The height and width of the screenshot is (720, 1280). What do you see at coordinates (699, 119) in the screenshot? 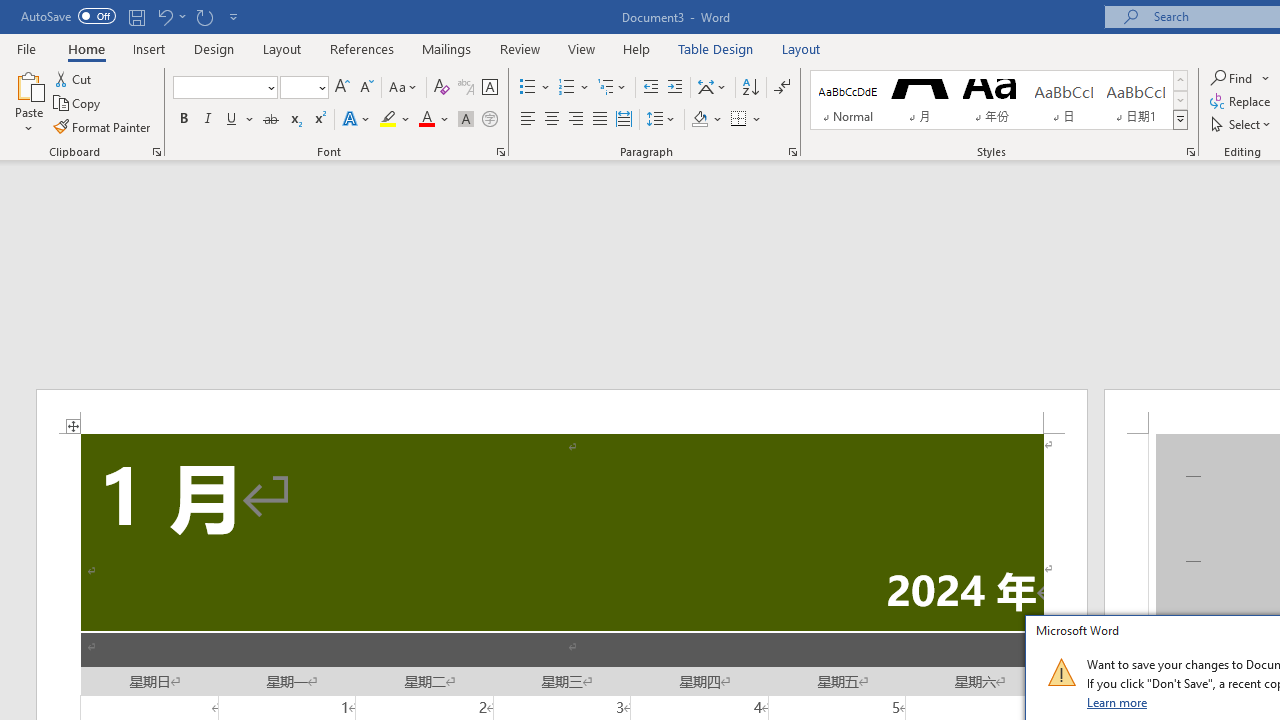
I see `'Shading RGB(0, 0, 0)'` at bounding box center [699, 119].